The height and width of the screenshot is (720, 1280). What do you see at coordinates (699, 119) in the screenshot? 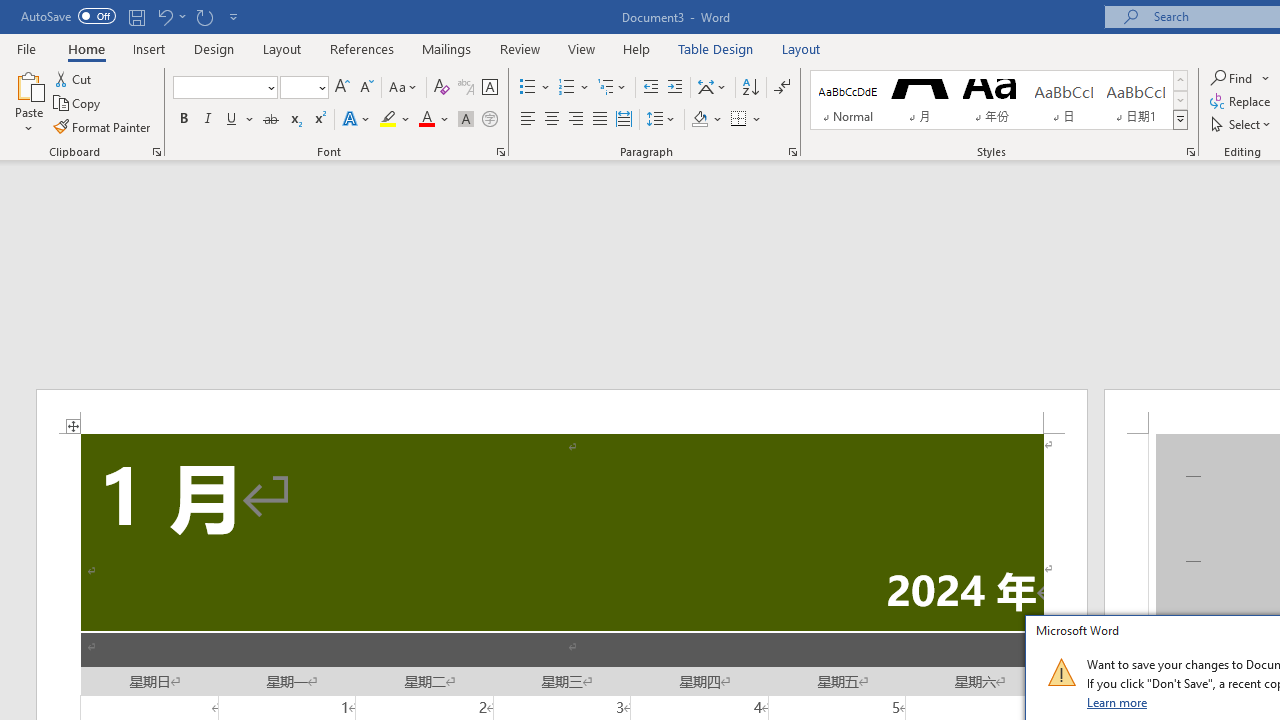
I see `'Shading RGB(0, 0, 0)'` at bounding box center [699, 119].